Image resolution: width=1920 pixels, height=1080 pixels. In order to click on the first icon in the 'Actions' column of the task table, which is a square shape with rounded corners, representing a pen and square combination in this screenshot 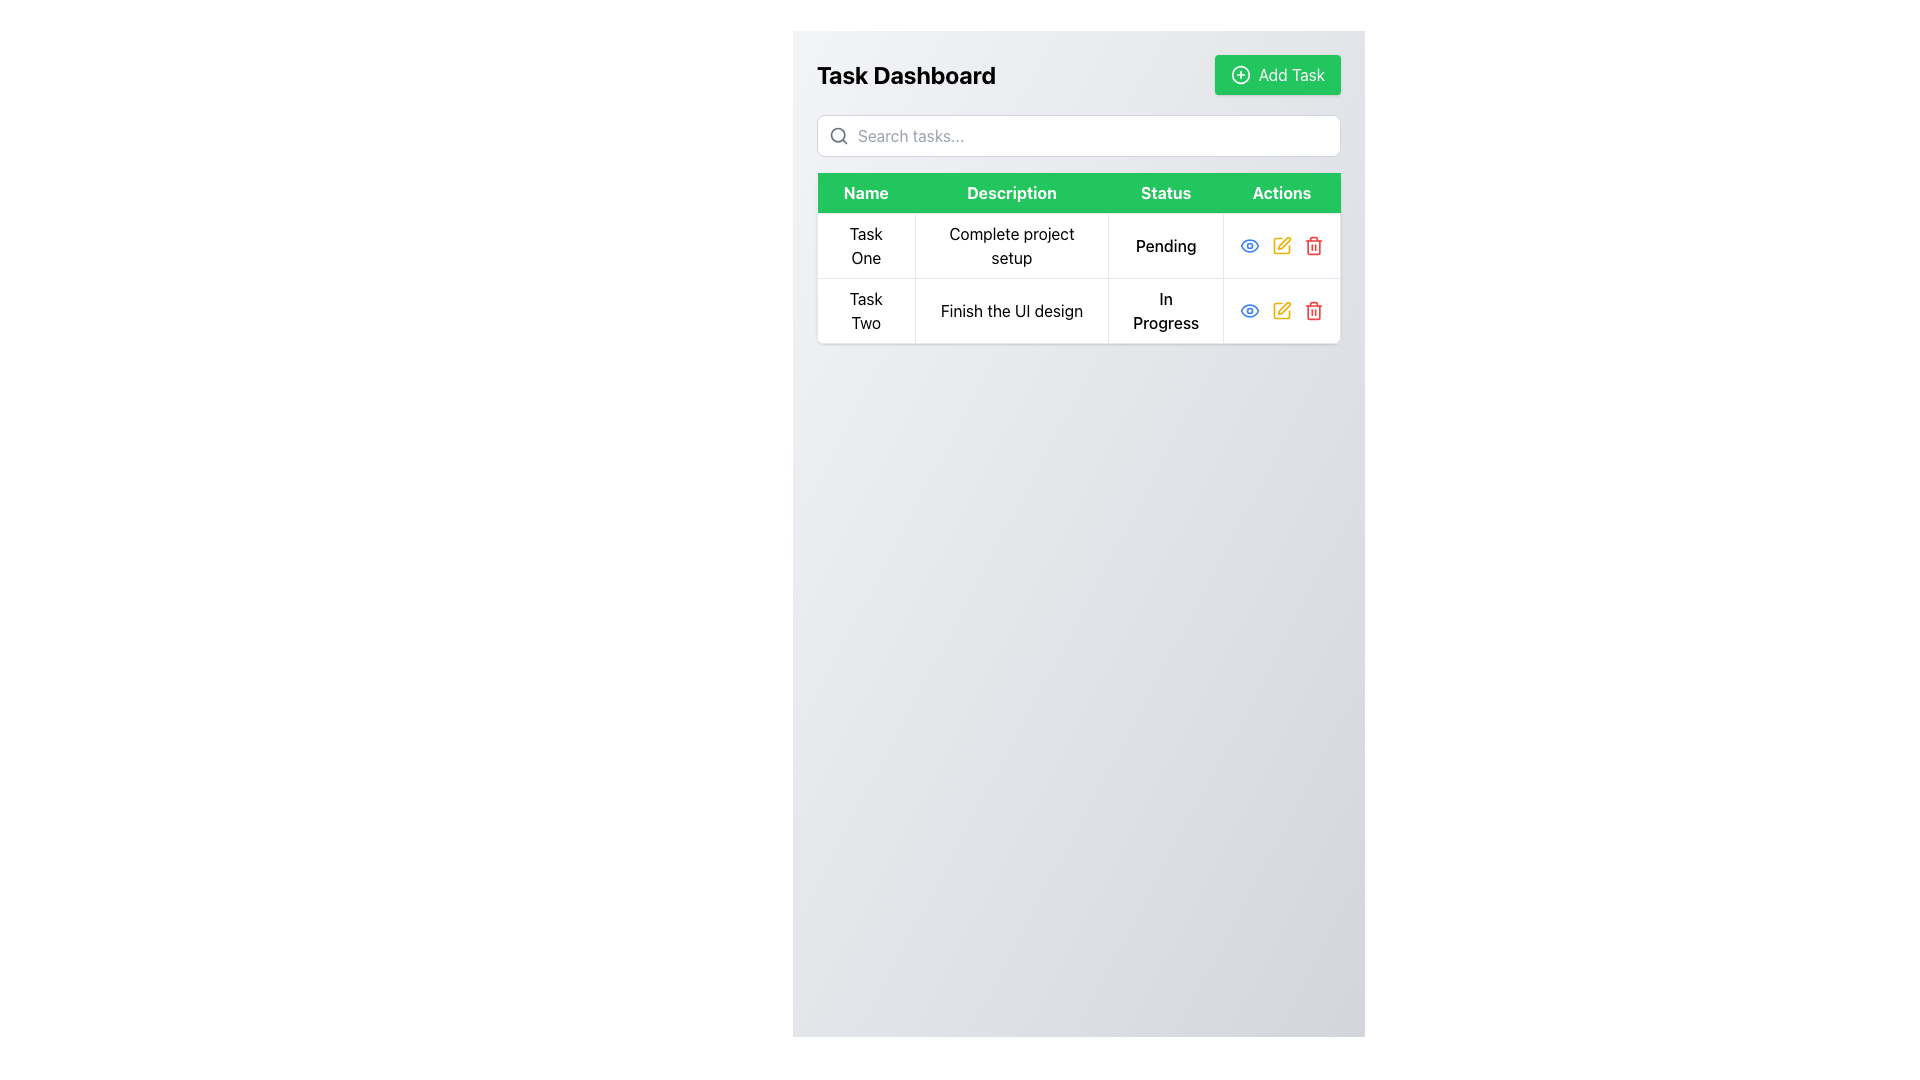, I will do `click(1281, 245)`.